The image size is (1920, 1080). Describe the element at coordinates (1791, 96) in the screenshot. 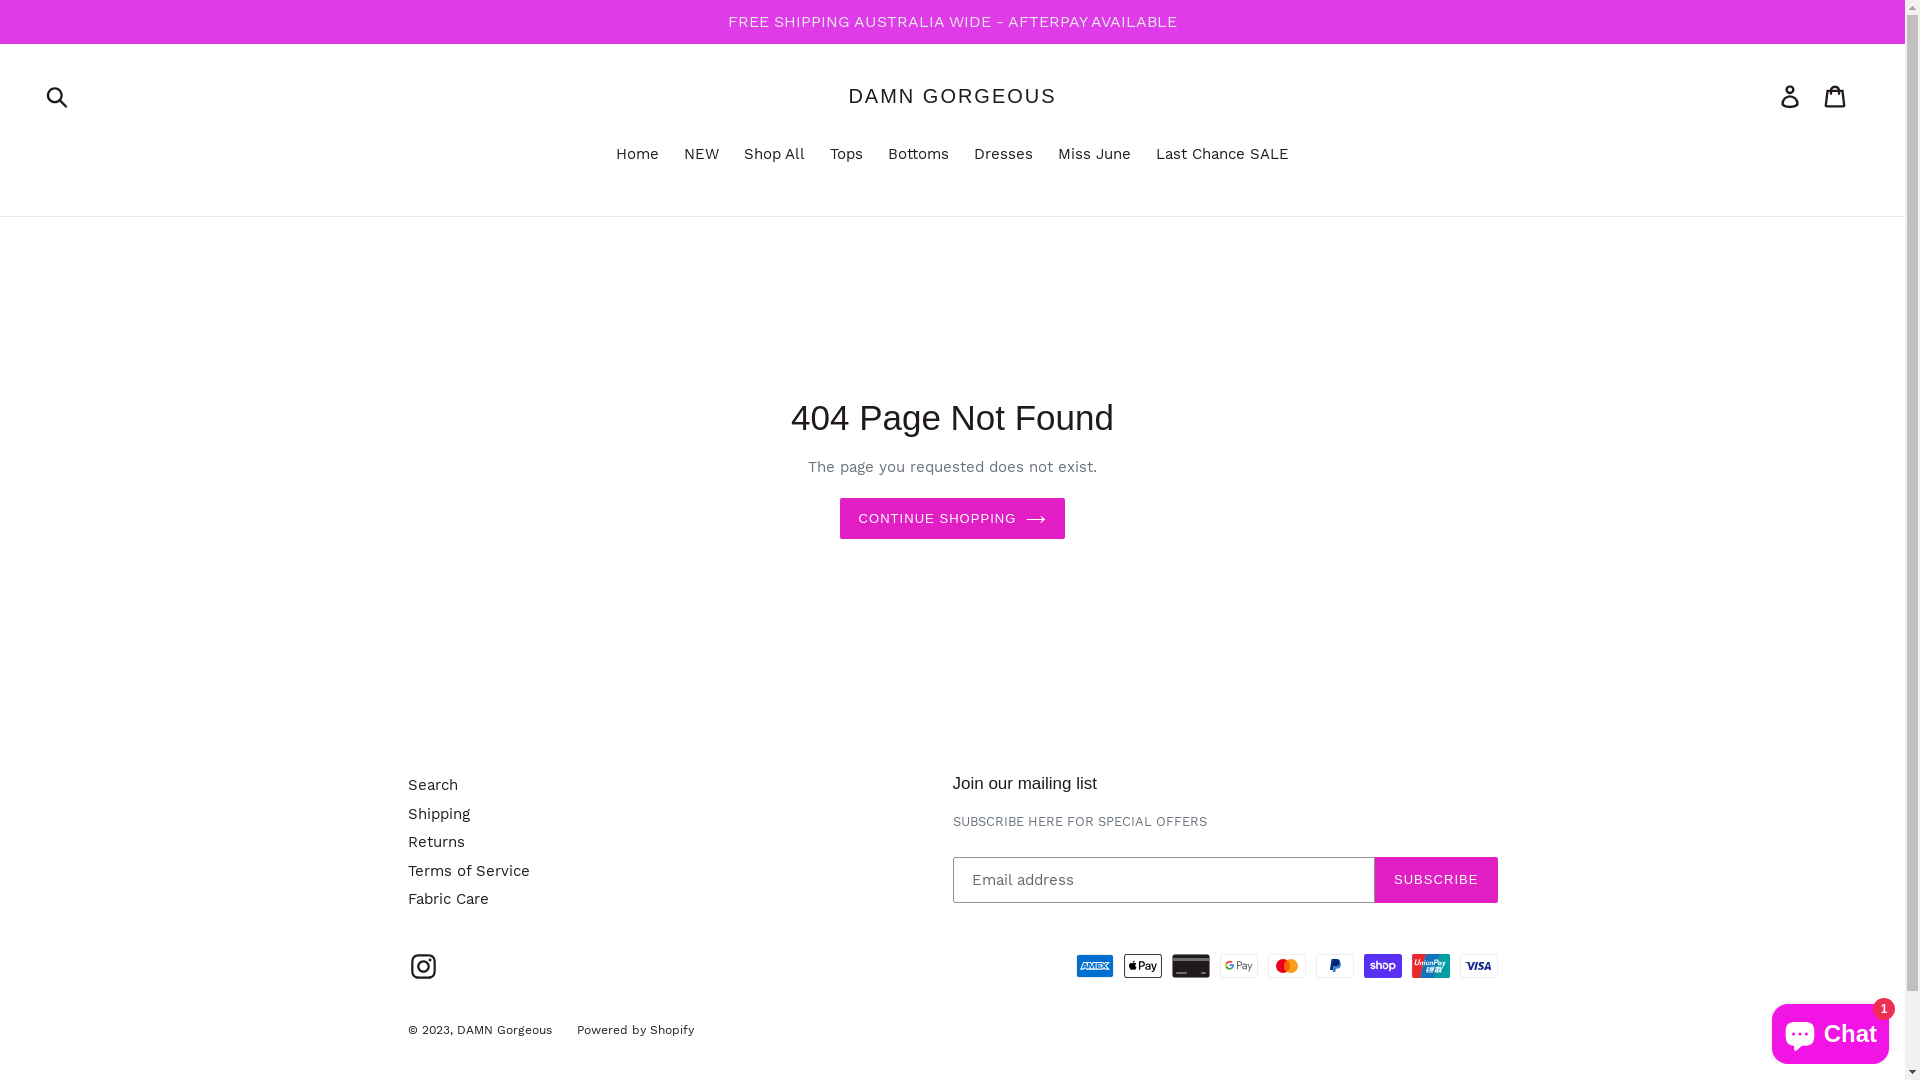

I see `'Log in'` at that location.